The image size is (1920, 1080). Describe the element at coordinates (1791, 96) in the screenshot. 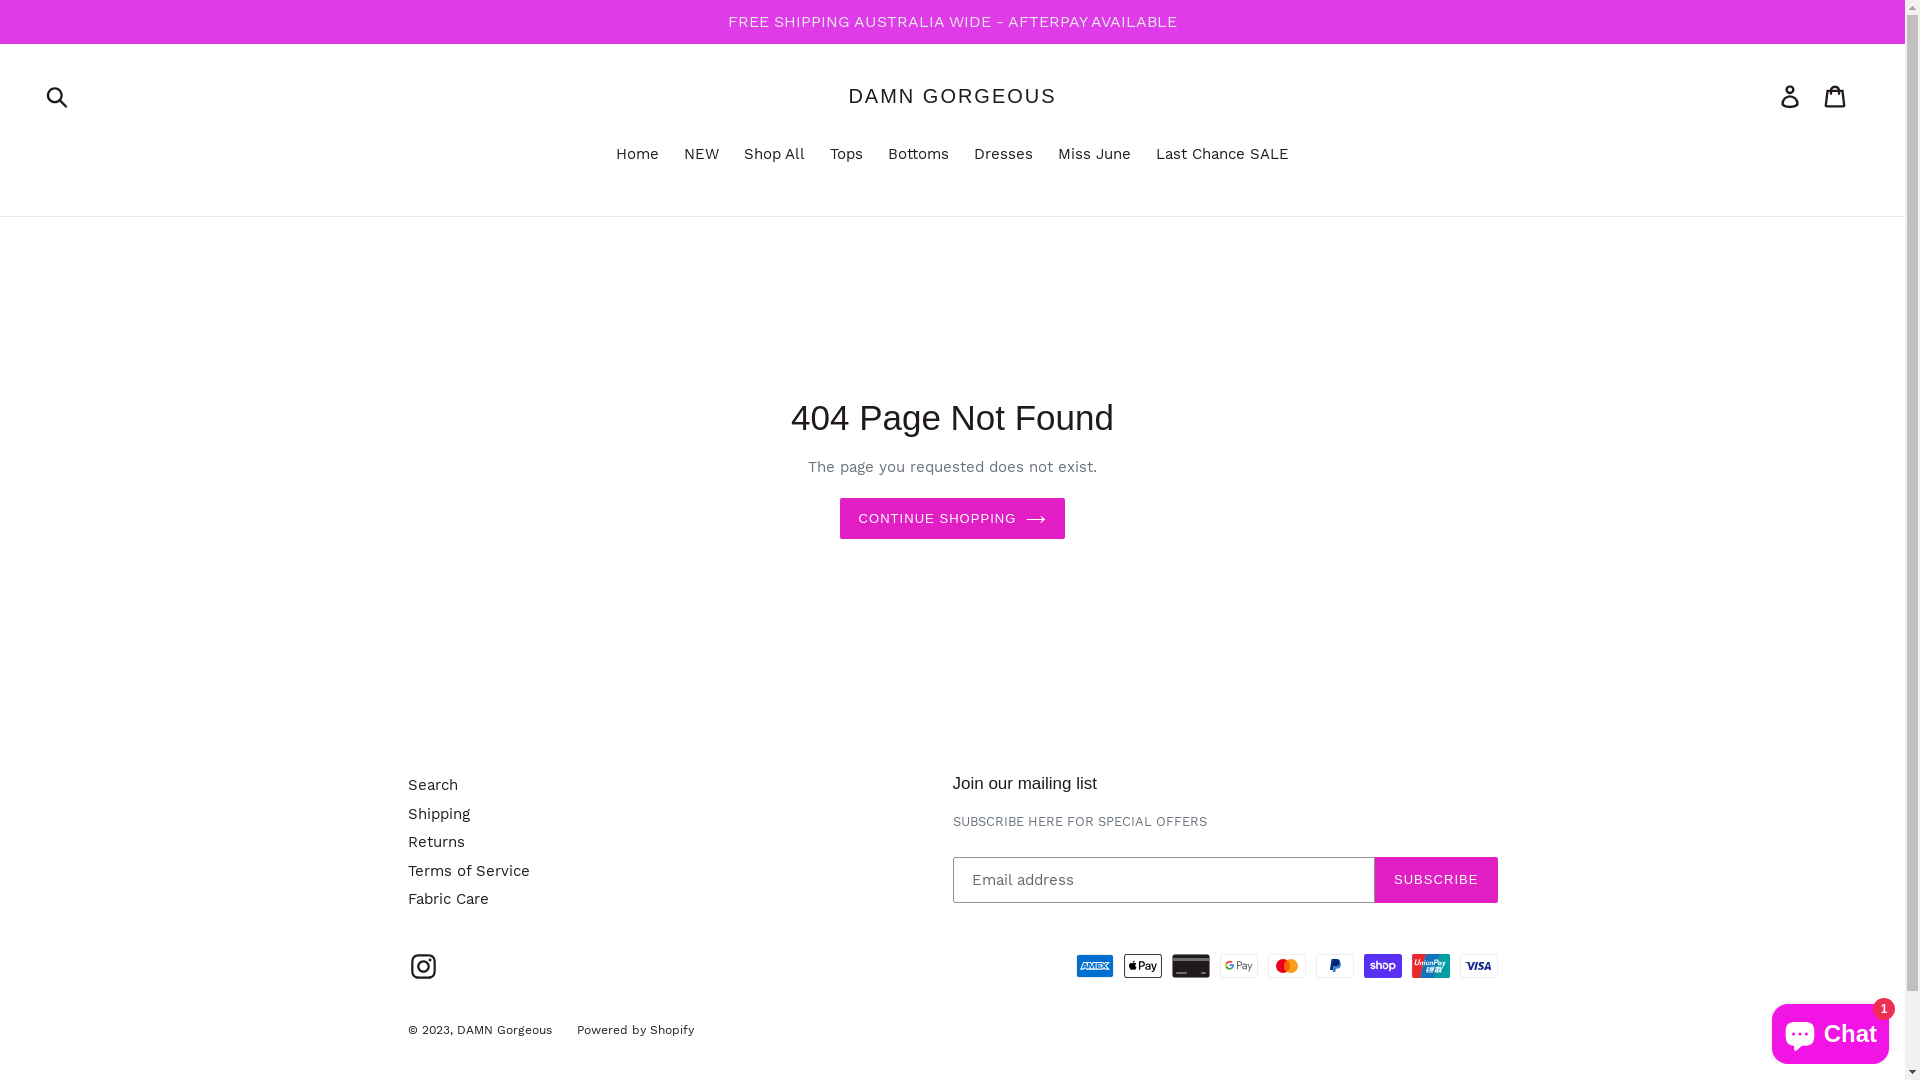

I see `'Log in'` at that location.